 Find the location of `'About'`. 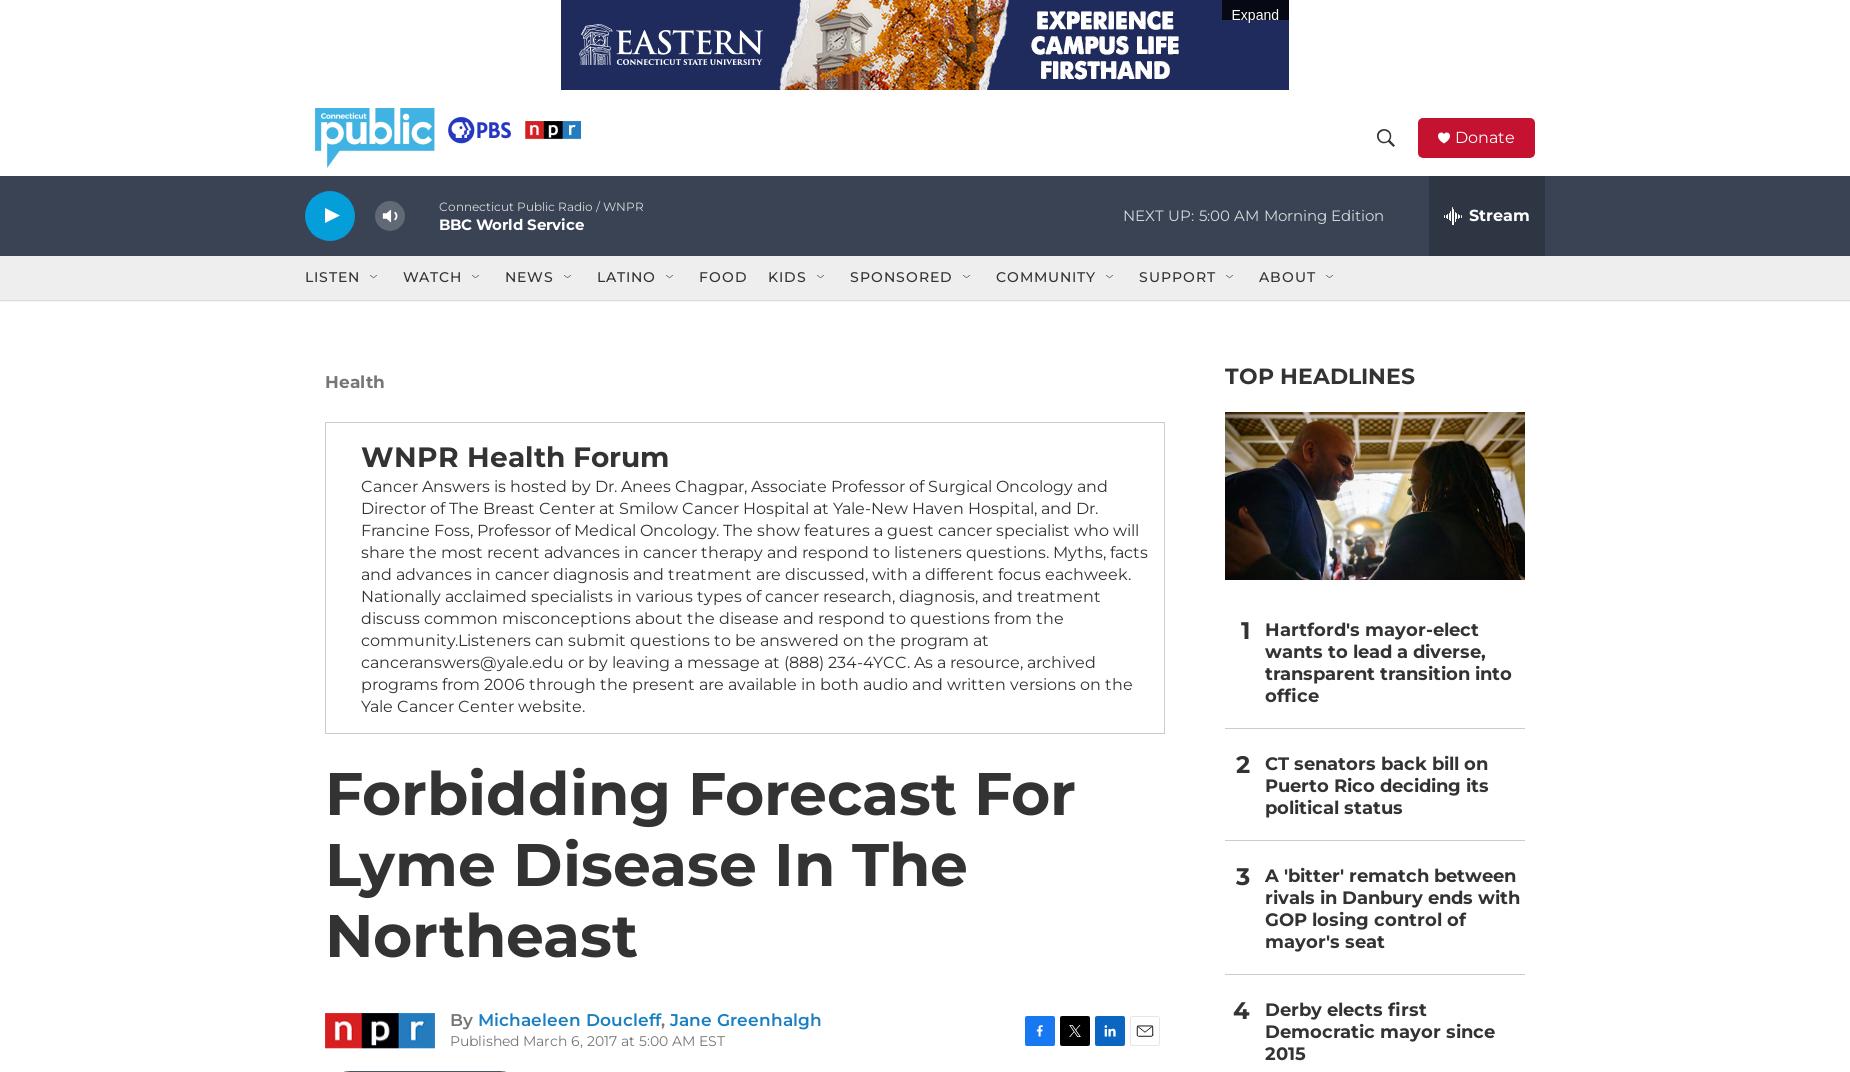

'About' is located at coordinates (1286, 304).